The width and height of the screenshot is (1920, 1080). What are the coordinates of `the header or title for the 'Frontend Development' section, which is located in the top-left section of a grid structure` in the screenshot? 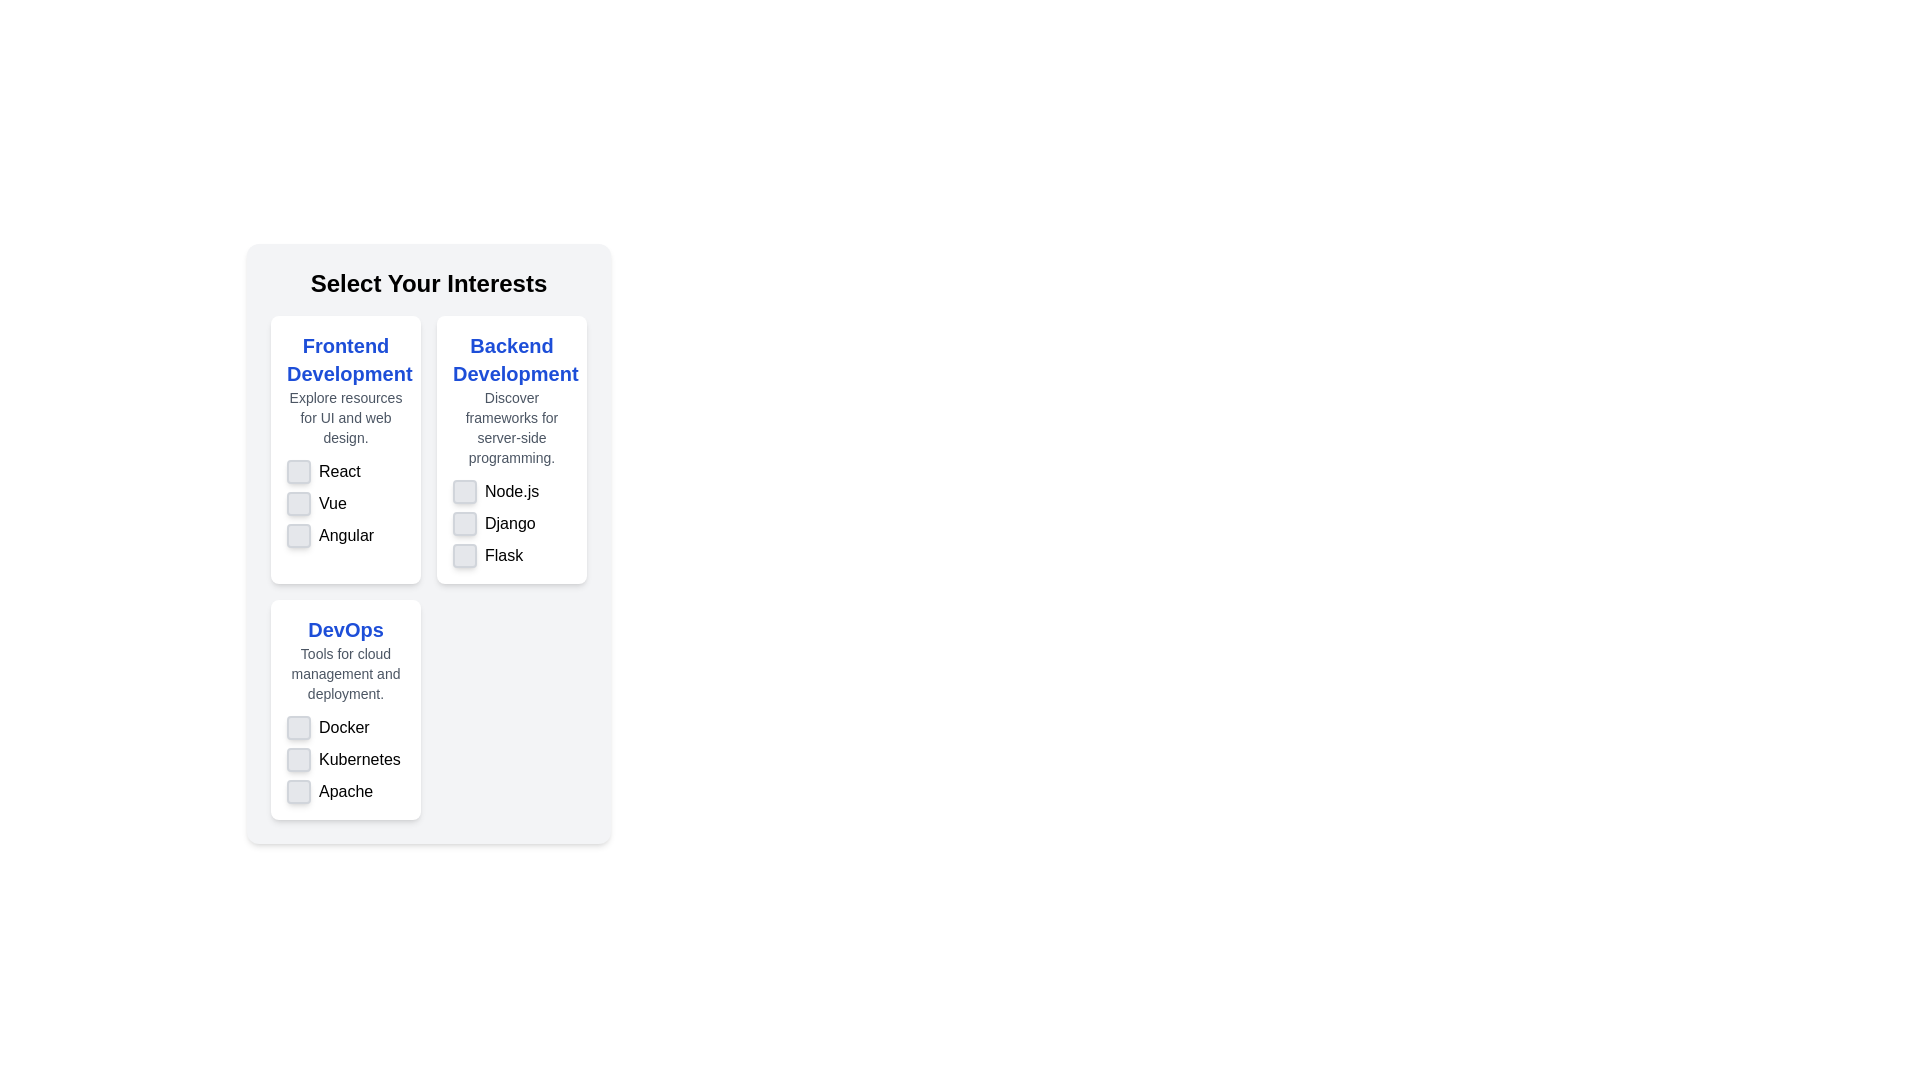 It's located at (345, 358).